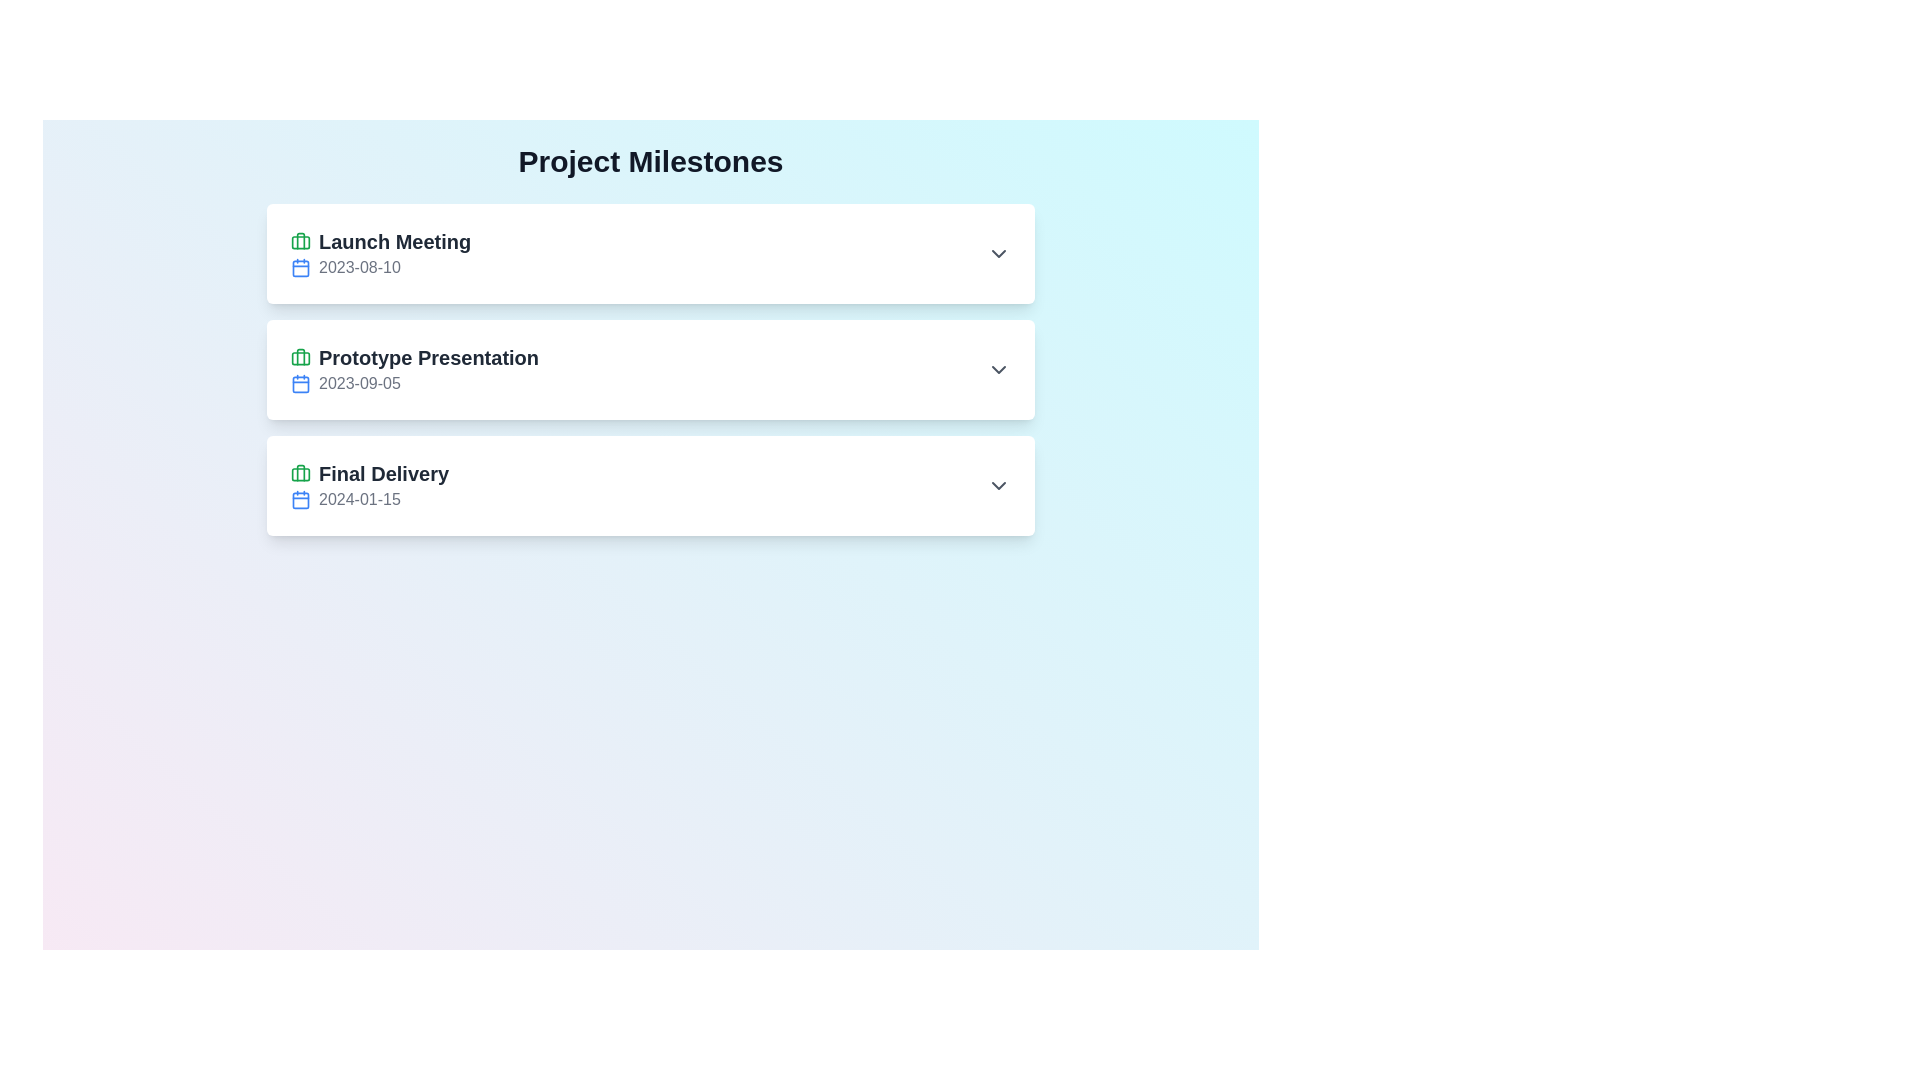  Describe the element at coordinates (300, 384) in the screenshot. I see `the small blue calendar icon located beside the date text '2023-09-05' in the second milestone card as a visual cue` at that location.